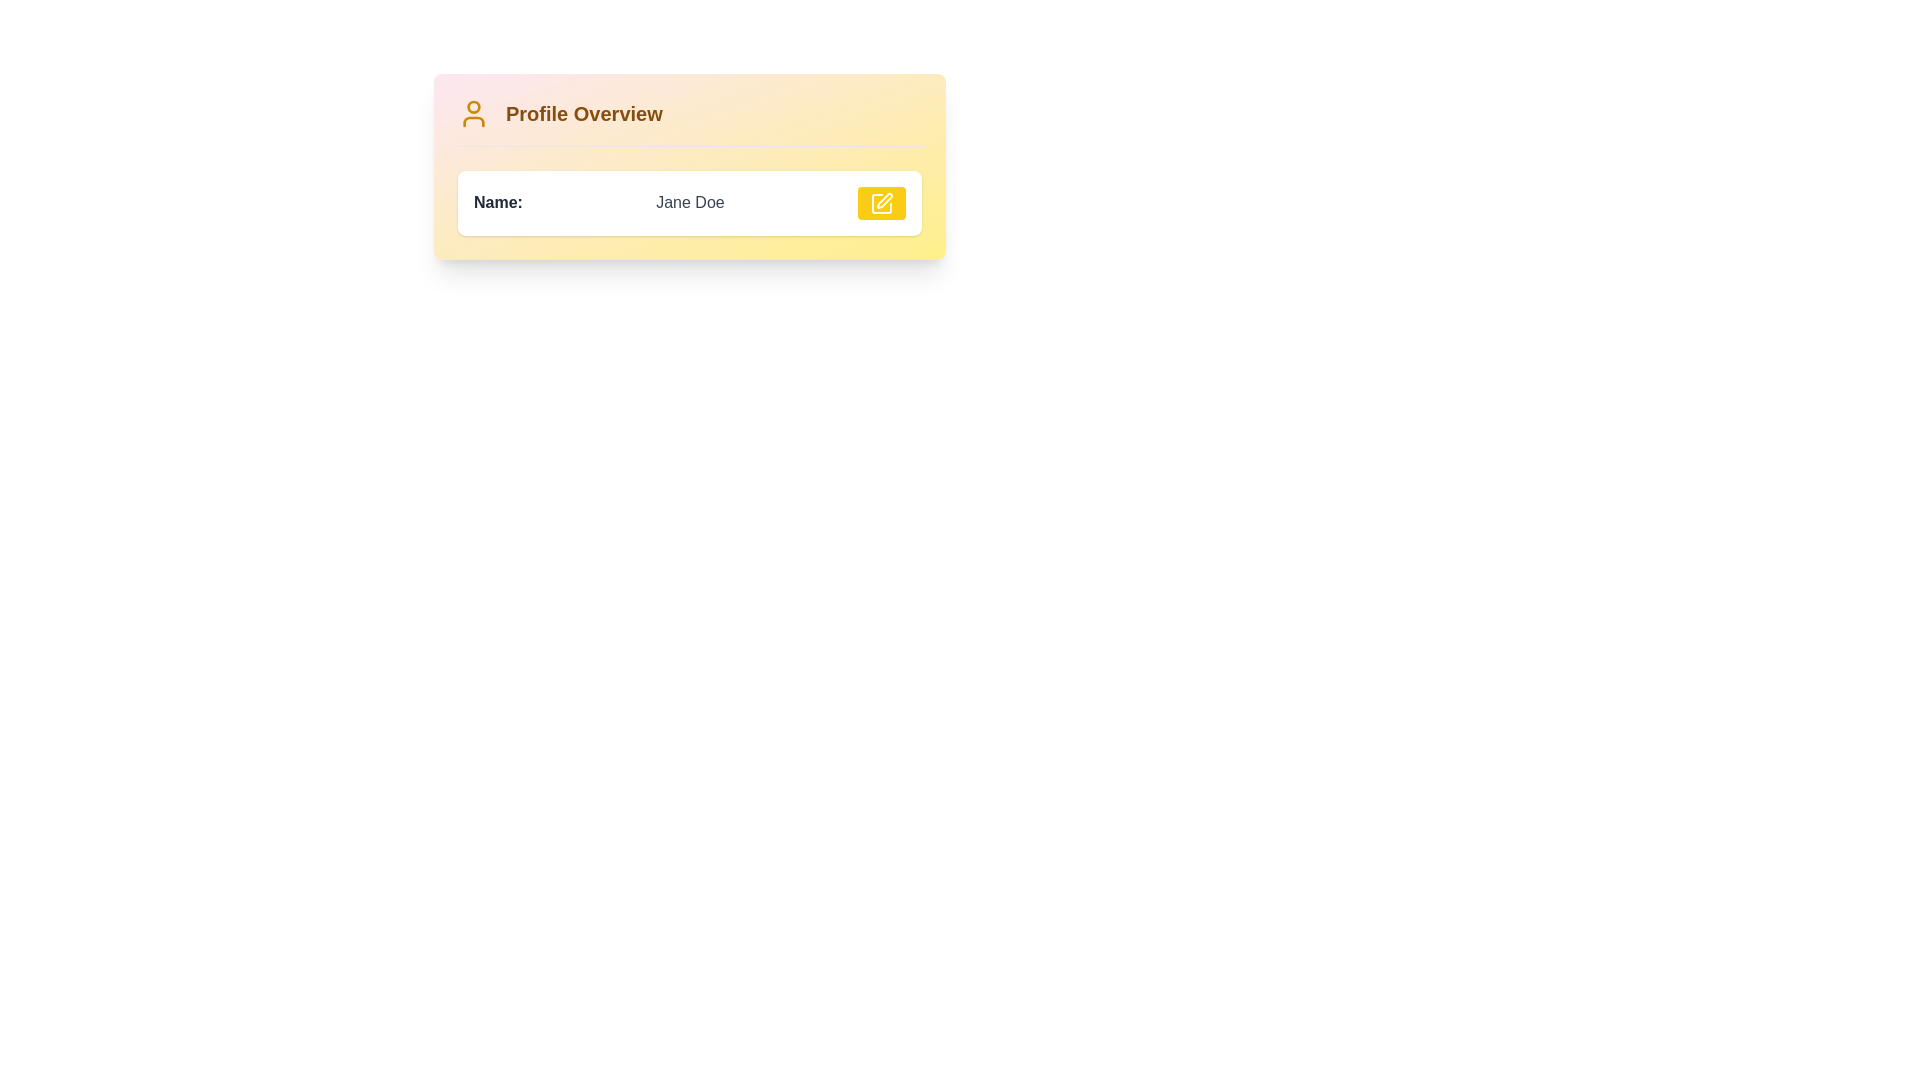  What do you see at coordinates (881, 203) in the screenshot?
I see `the edit Icon button located in the 'Profile Overview' card to the right of the label 'Name:' and the content 'Jane Doe' to initiate an edit action` at bounding box center [881, 203].